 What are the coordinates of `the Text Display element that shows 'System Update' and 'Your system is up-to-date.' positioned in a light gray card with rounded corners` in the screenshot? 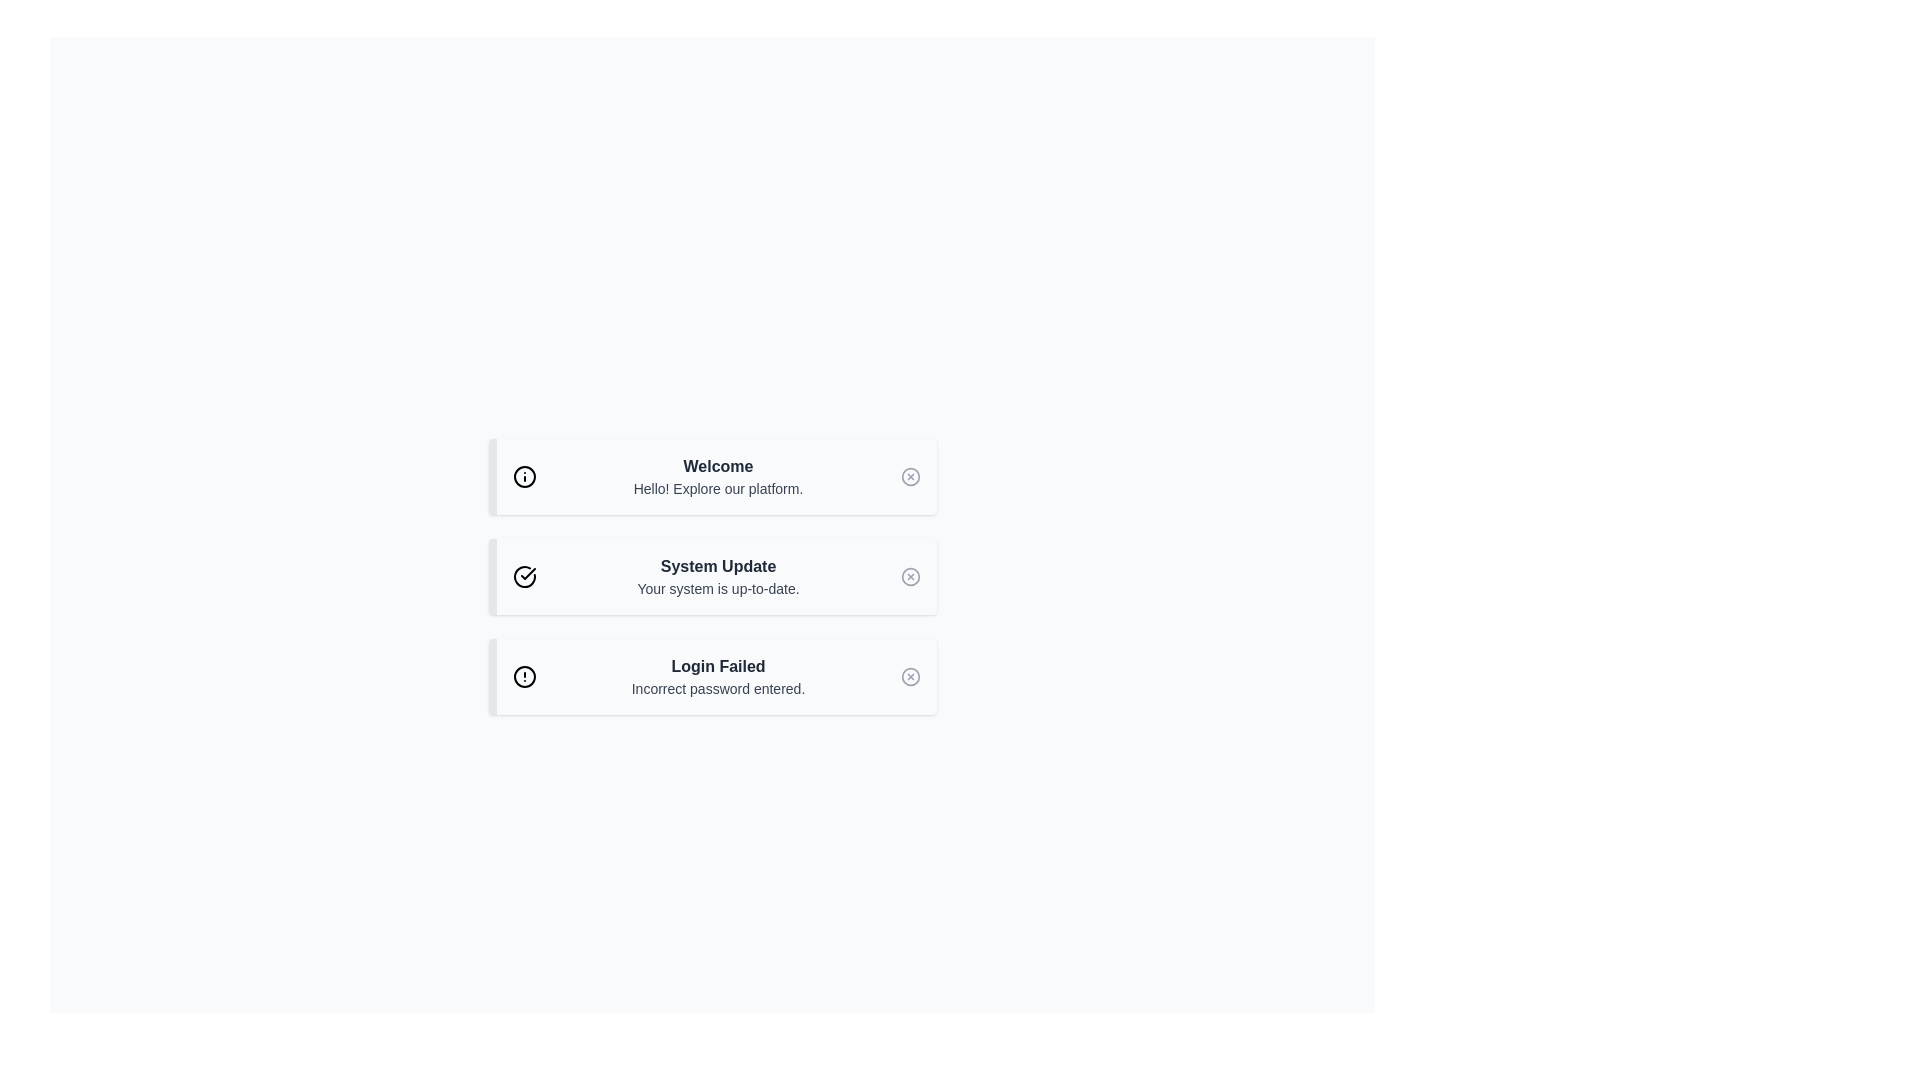 It's located at (718, 577).